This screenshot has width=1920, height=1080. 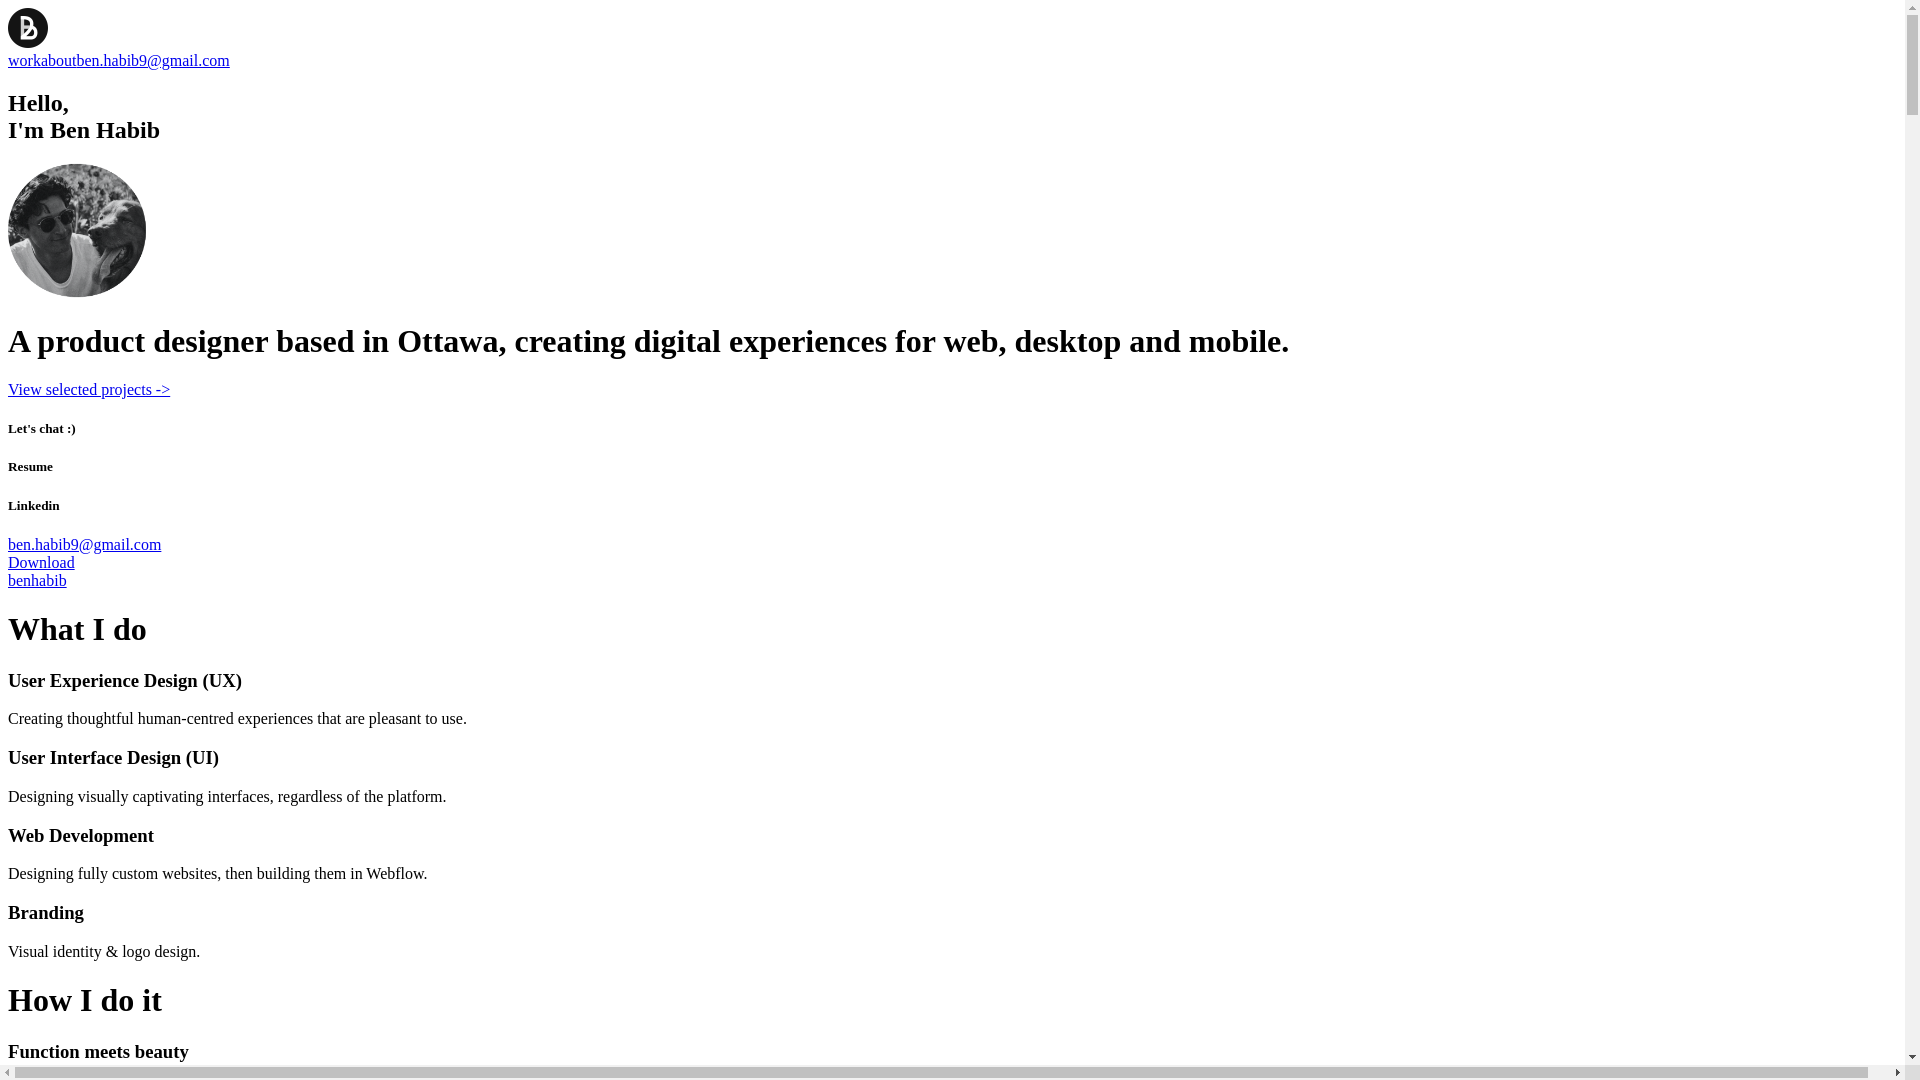 I want to click on 'about', so click(x=58, y=59).